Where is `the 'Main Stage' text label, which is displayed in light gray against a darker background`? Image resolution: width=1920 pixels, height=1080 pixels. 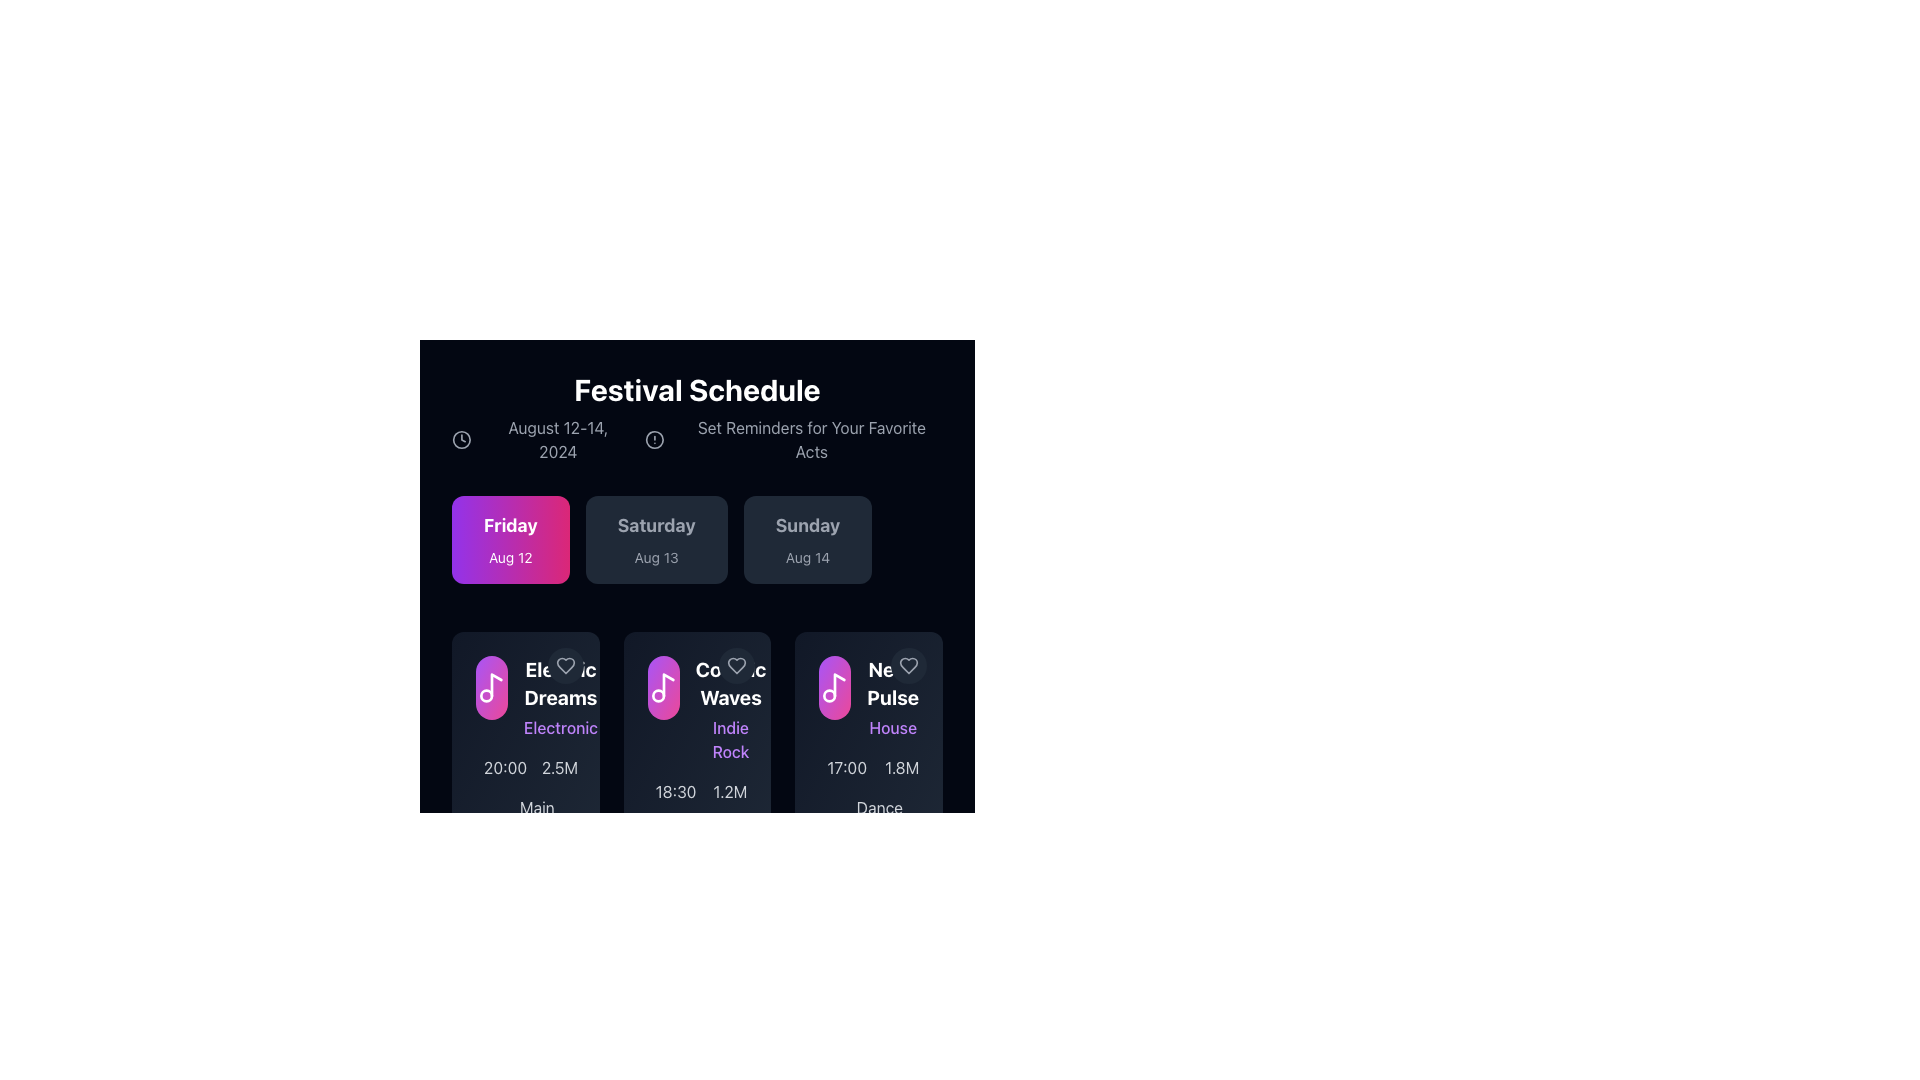
the 'Main Stage' text label, which is displayed in light gray against a darker background is located at coordinates (537, 820).